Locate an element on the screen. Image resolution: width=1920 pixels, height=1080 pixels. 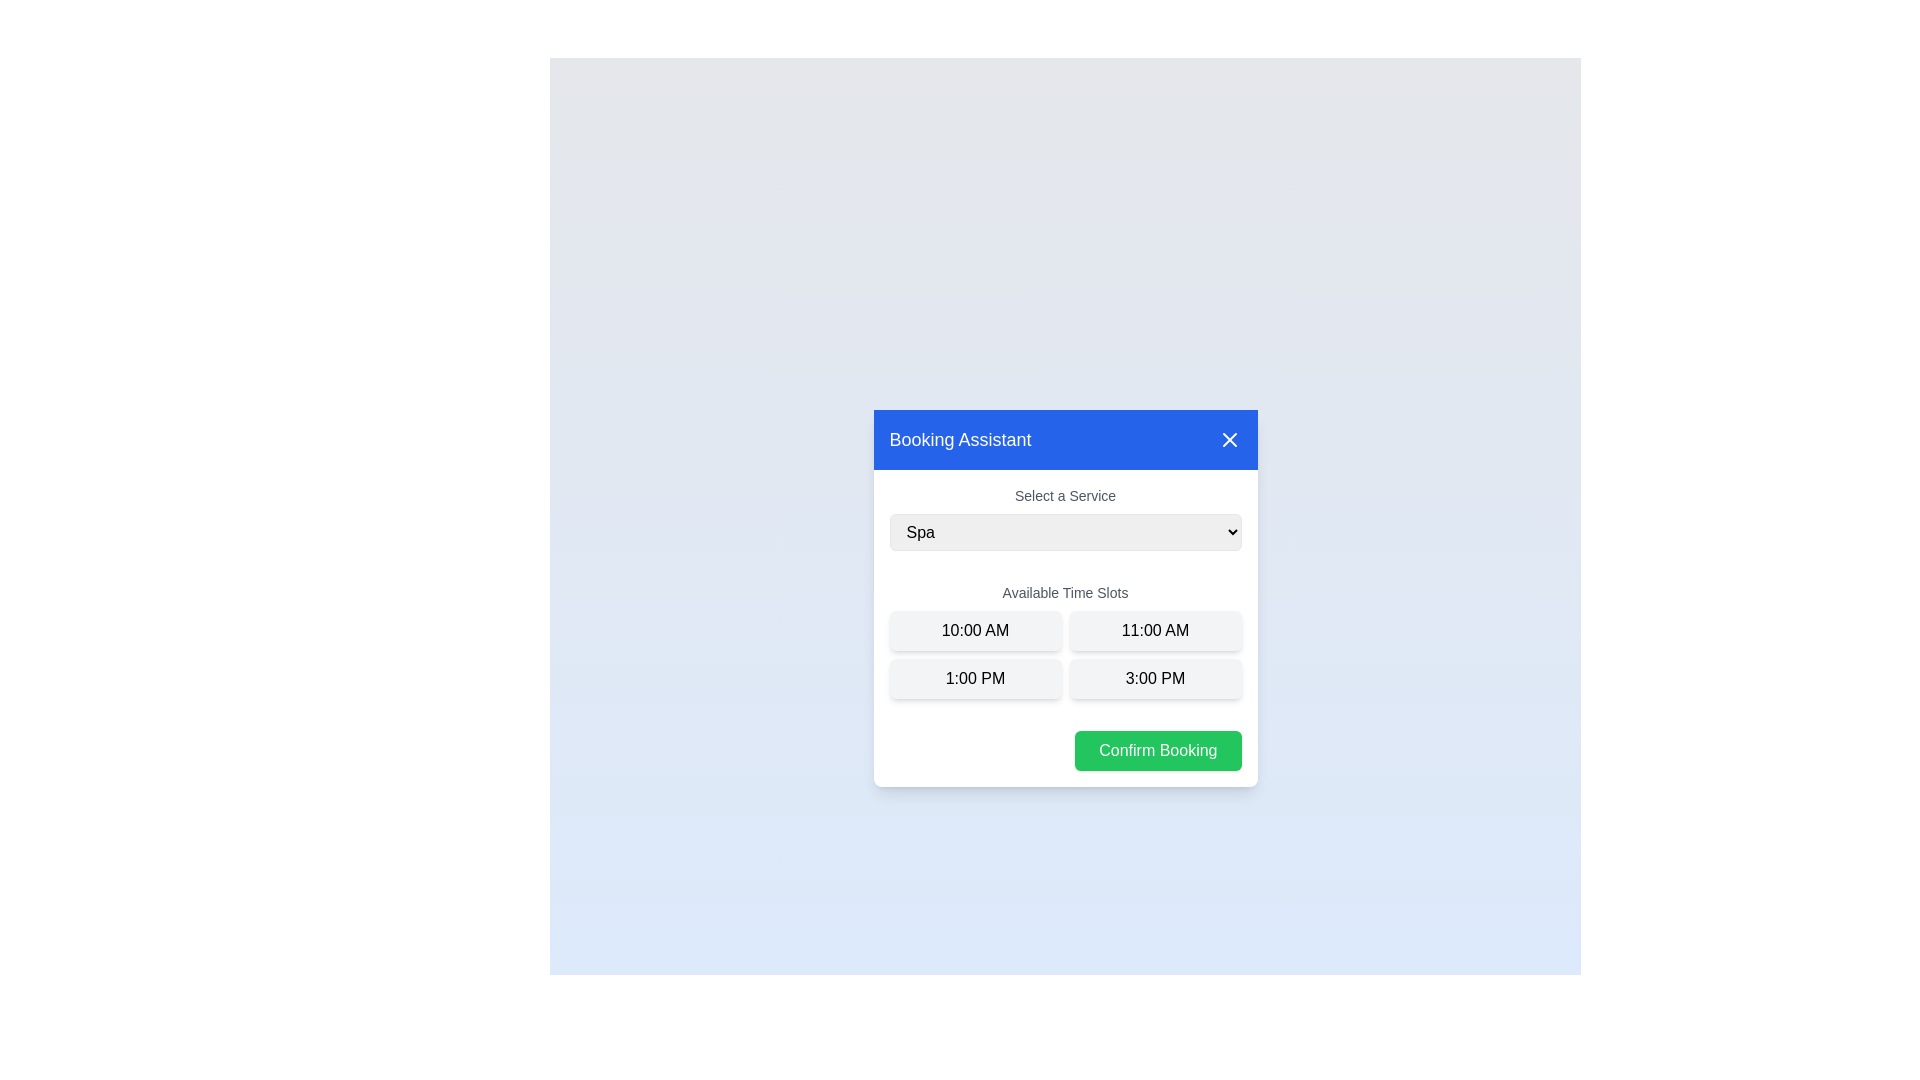
the time slot 1:00 PM by clicking on its button is located at coordinates (975, 677).